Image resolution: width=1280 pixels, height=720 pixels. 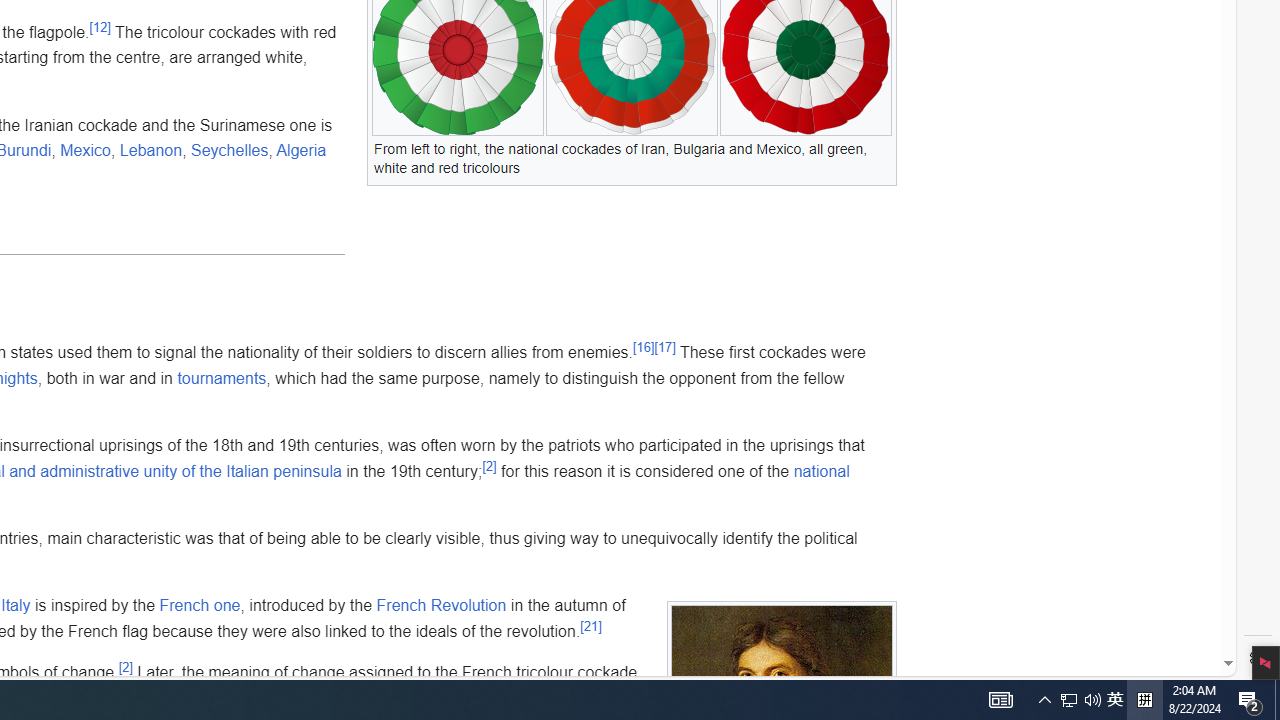 I want to click on 'French Revolution', so click(x=440, y=604).